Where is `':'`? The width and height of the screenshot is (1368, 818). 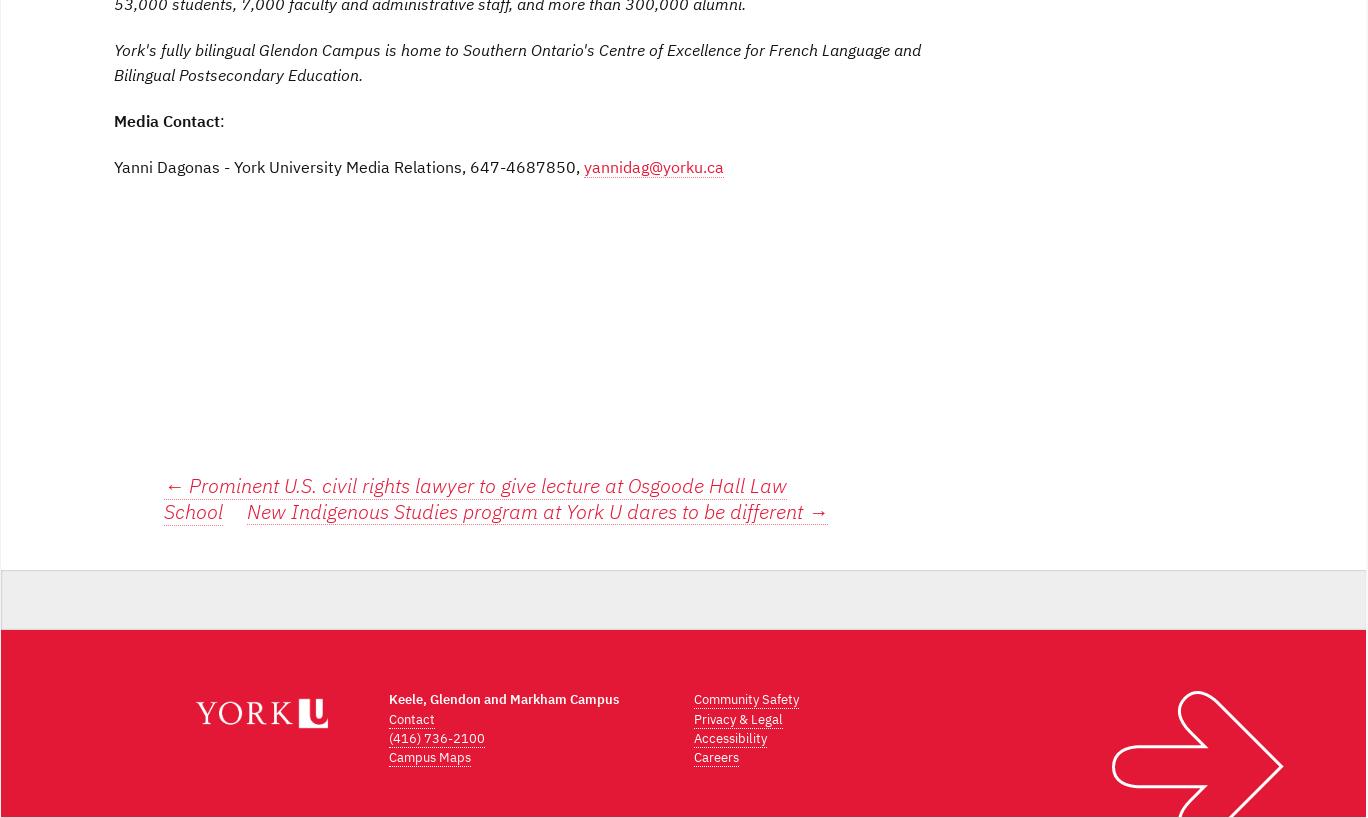
':' is located at coordinates (221, 120).